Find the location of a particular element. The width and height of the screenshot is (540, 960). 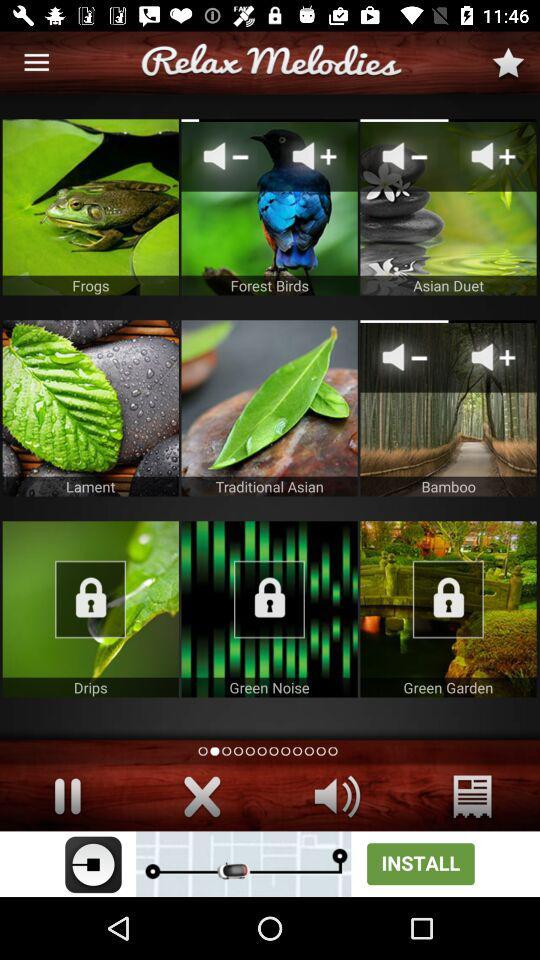

image is located at coordinates (89, 608).